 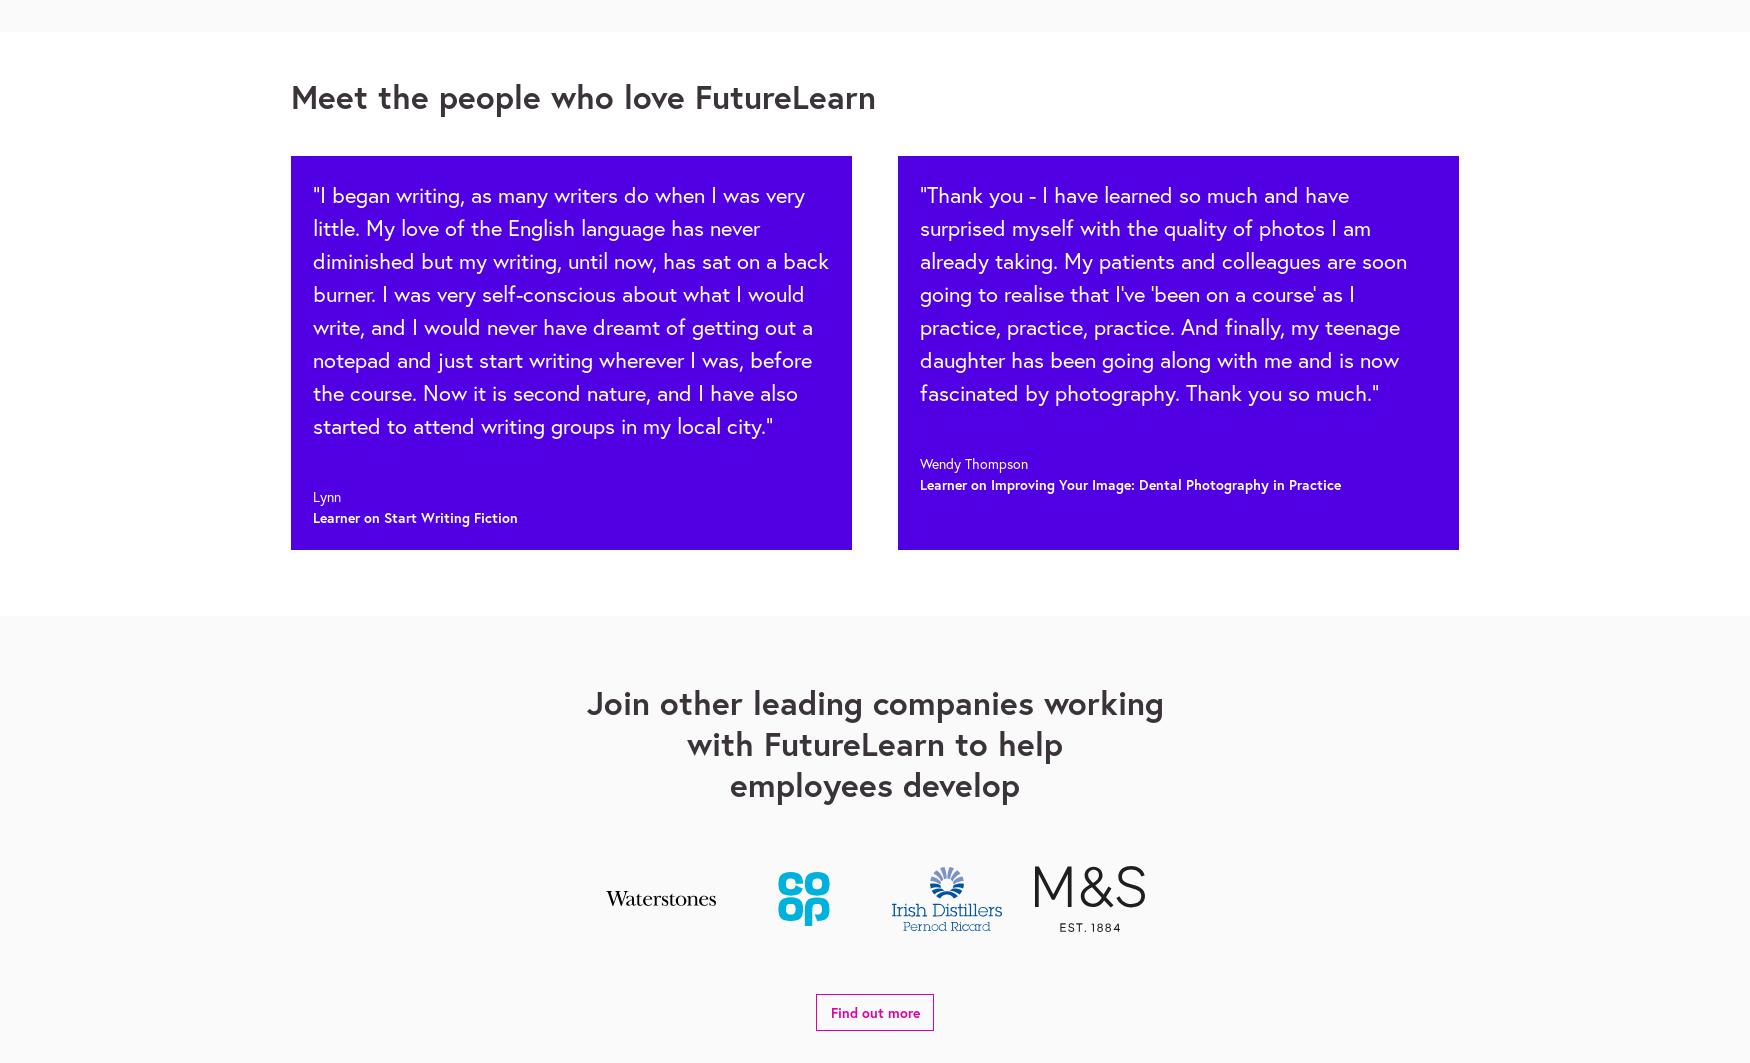 I want to click on 'Join other leading companies working with FutureLearn to help employees develop', so click(x=874, y=742).